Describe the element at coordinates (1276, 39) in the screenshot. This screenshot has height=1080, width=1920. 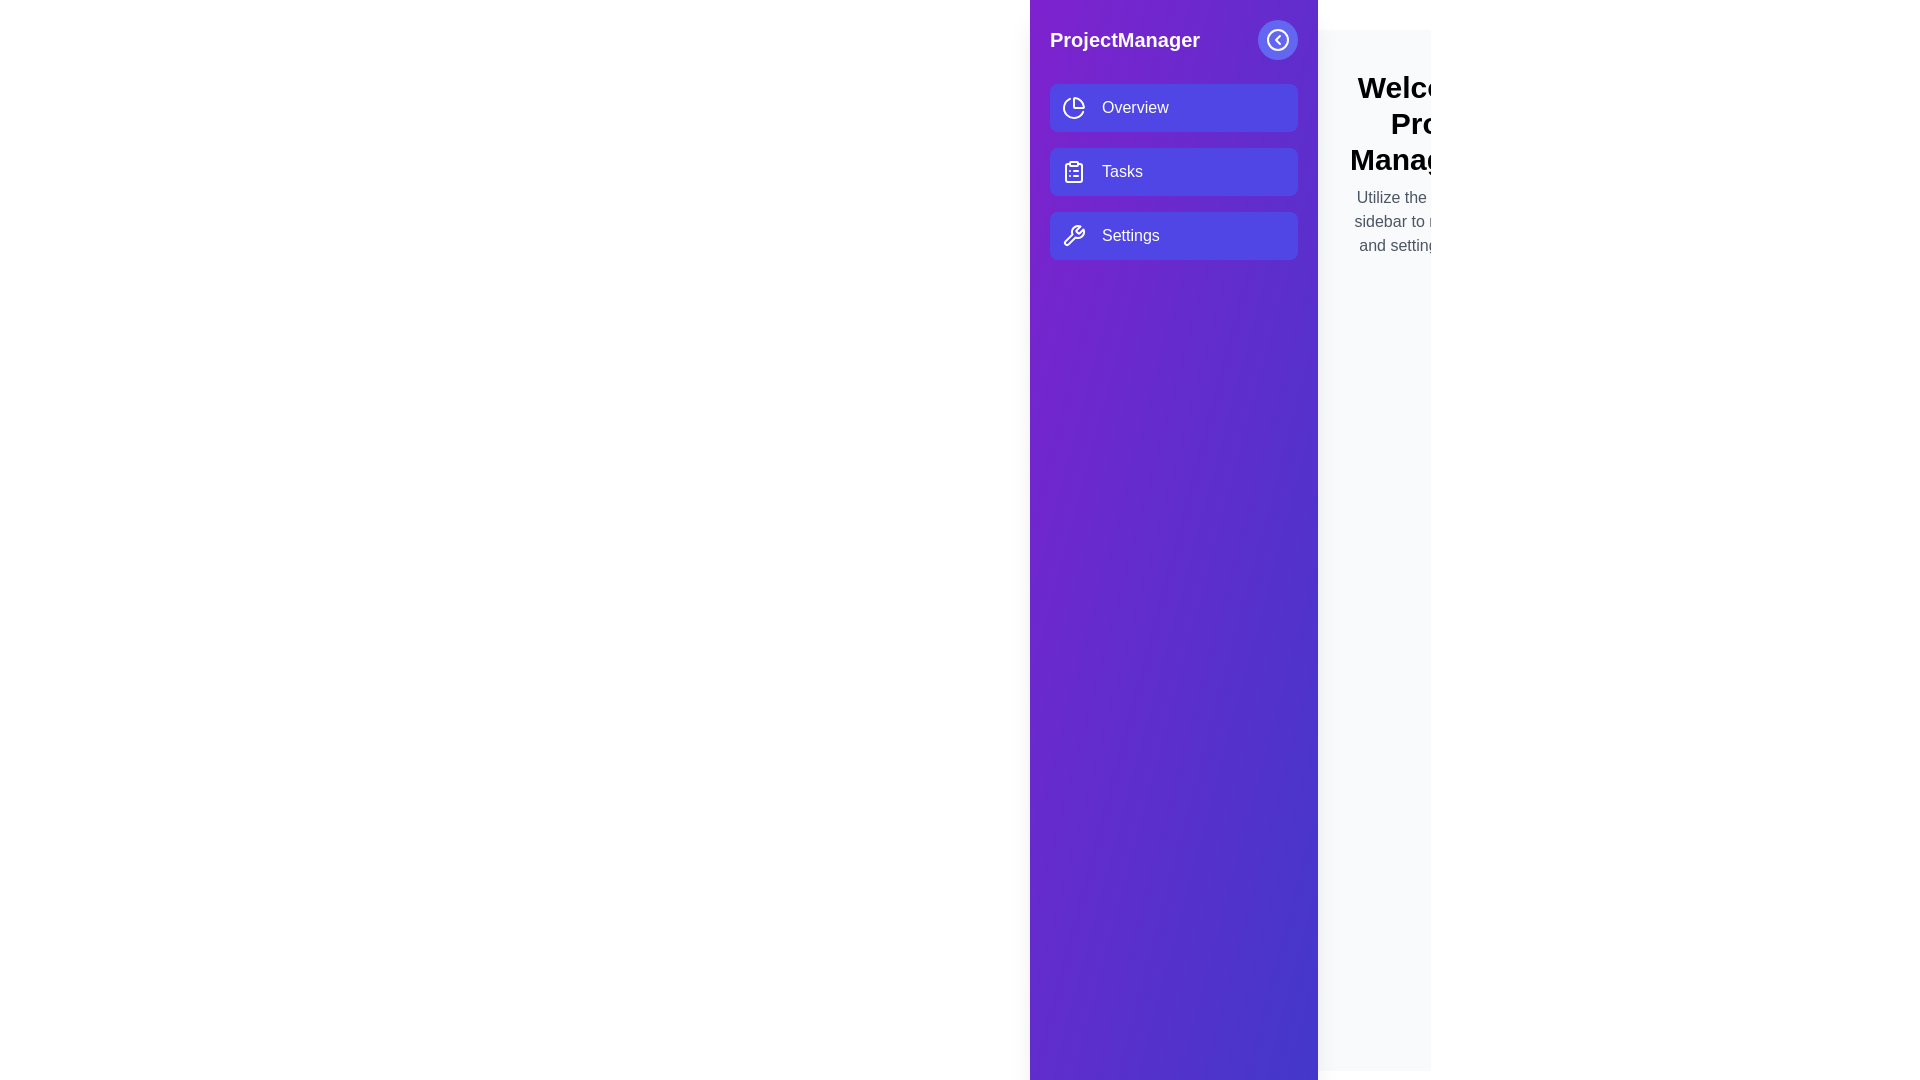
I see `the button with the circle icon to toggle the drawer visibility` at that location.